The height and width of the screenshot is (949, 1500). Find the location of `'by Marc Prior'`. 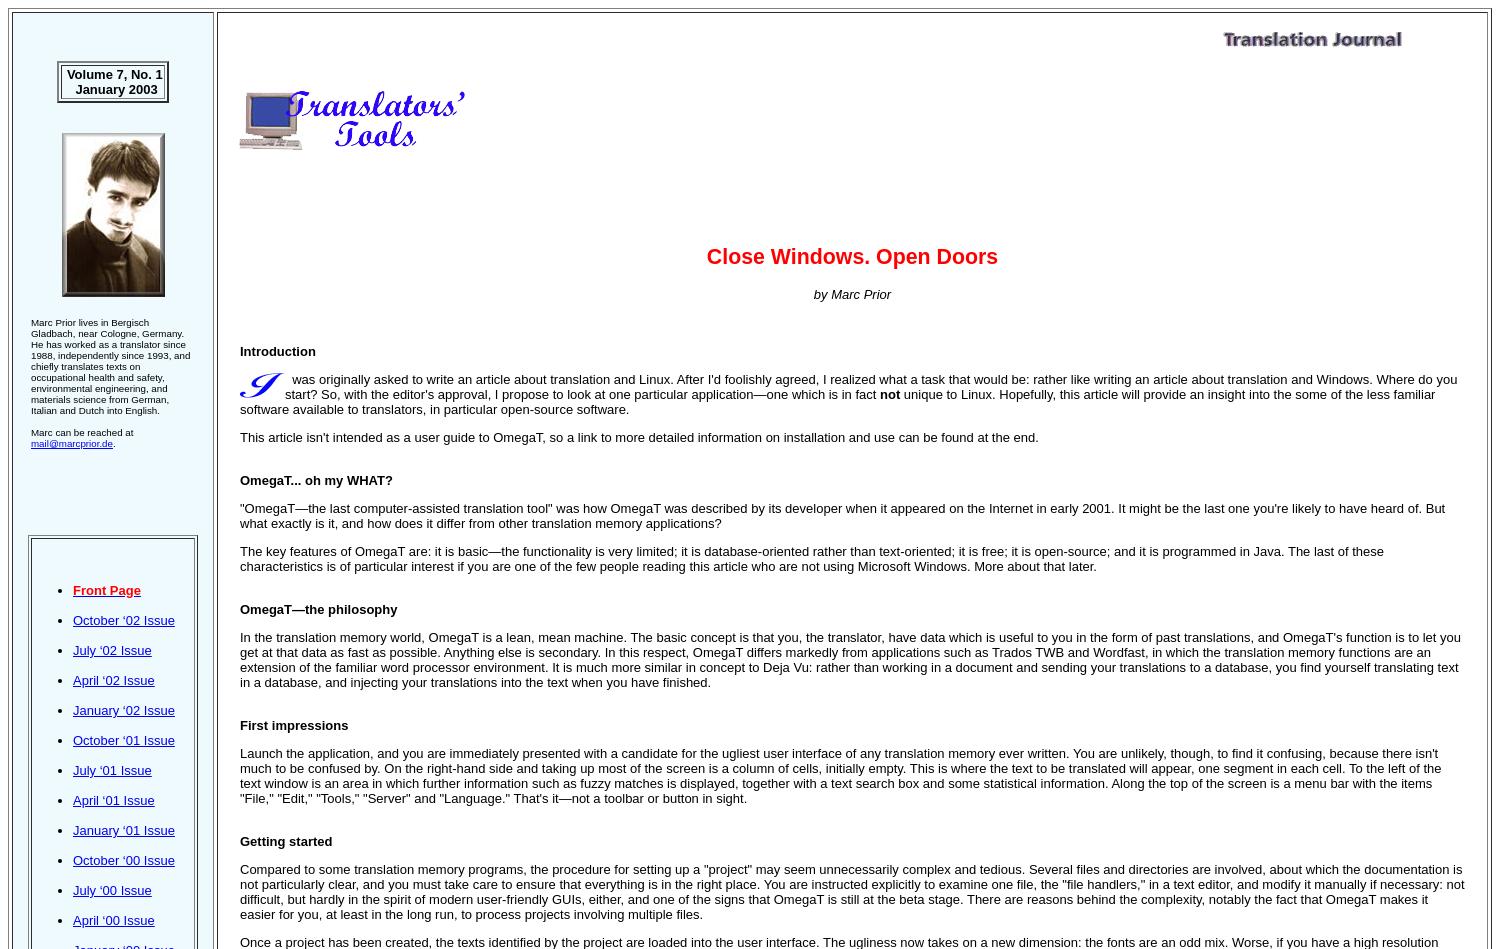

'by Marc Prior' is located at coordinates (850, 293).